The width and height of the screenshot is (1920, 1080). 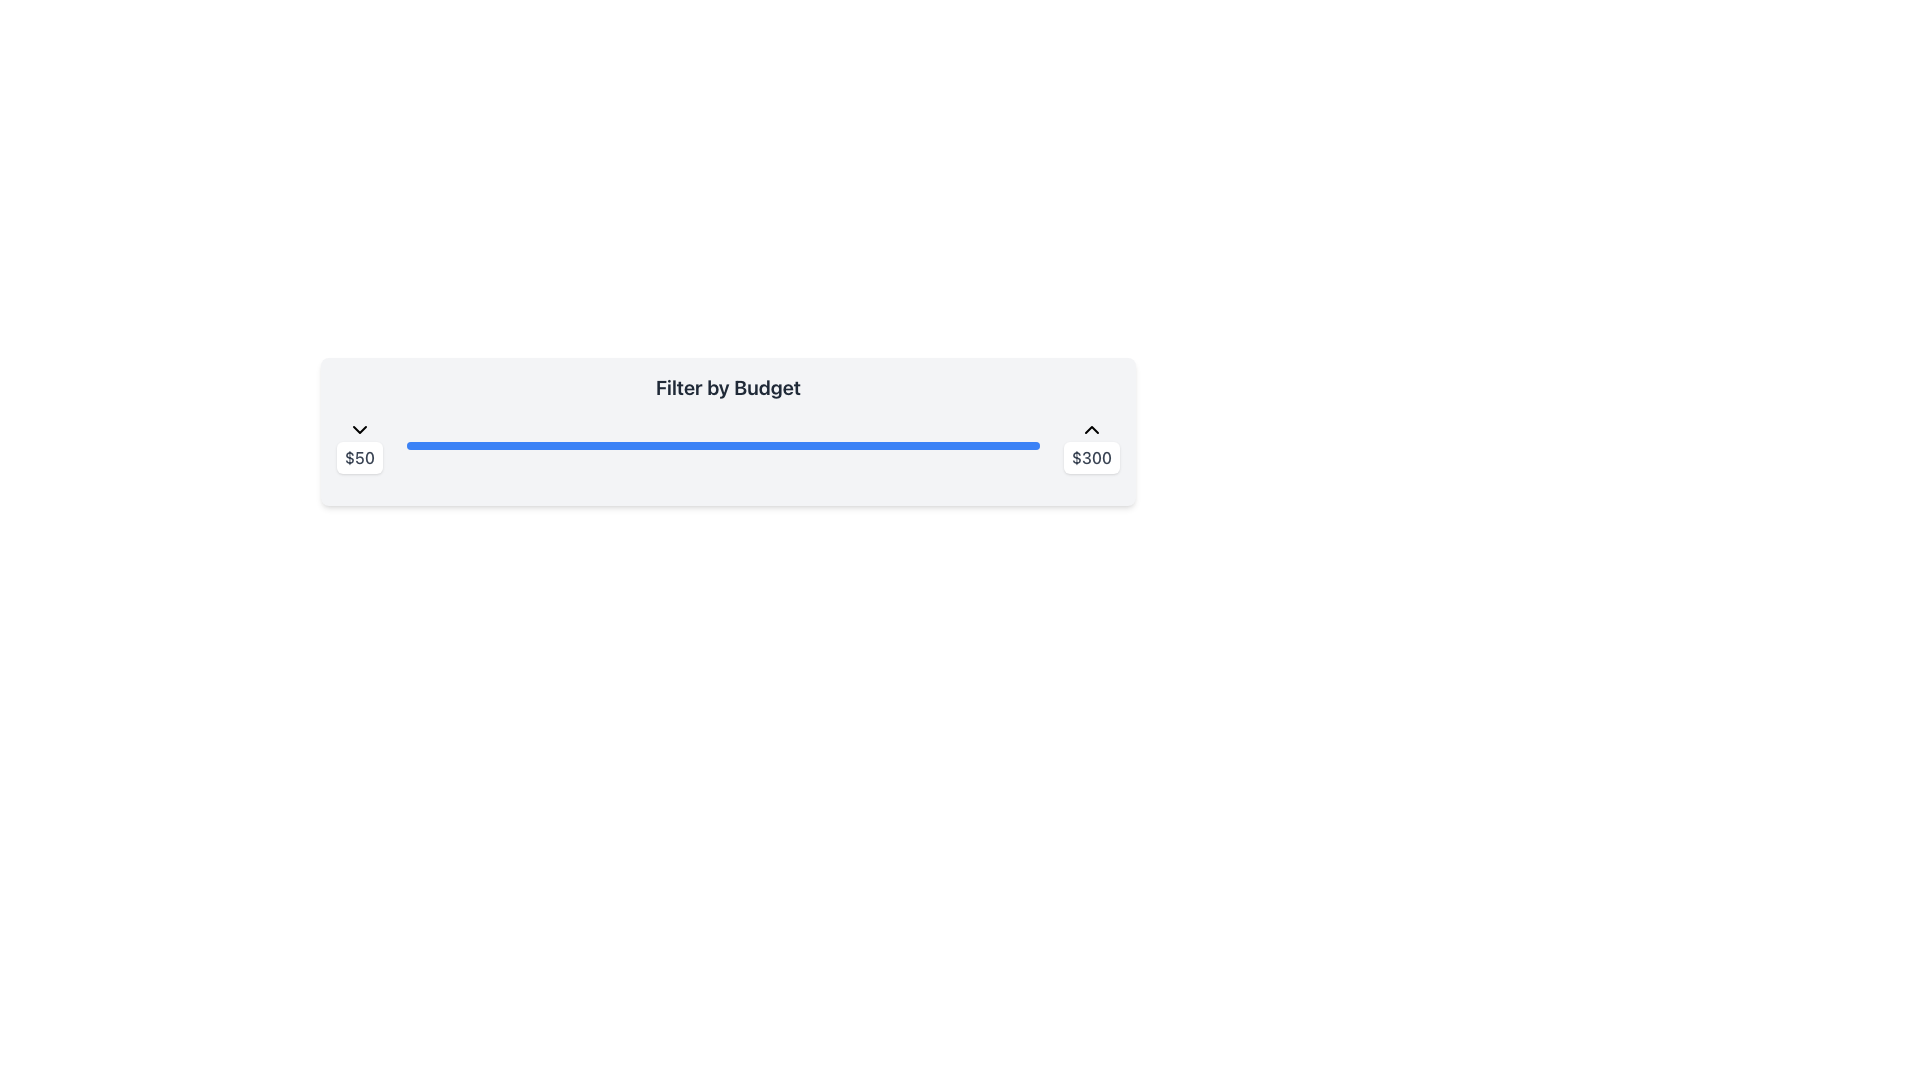 What do you see at coordinates (1090, 458) in the screenshot?
I see `the static text display that shows the upper limit value of '$300' for the budget range slider, located at the top right of the budget filtering component` at bounding box center [1090, 458].